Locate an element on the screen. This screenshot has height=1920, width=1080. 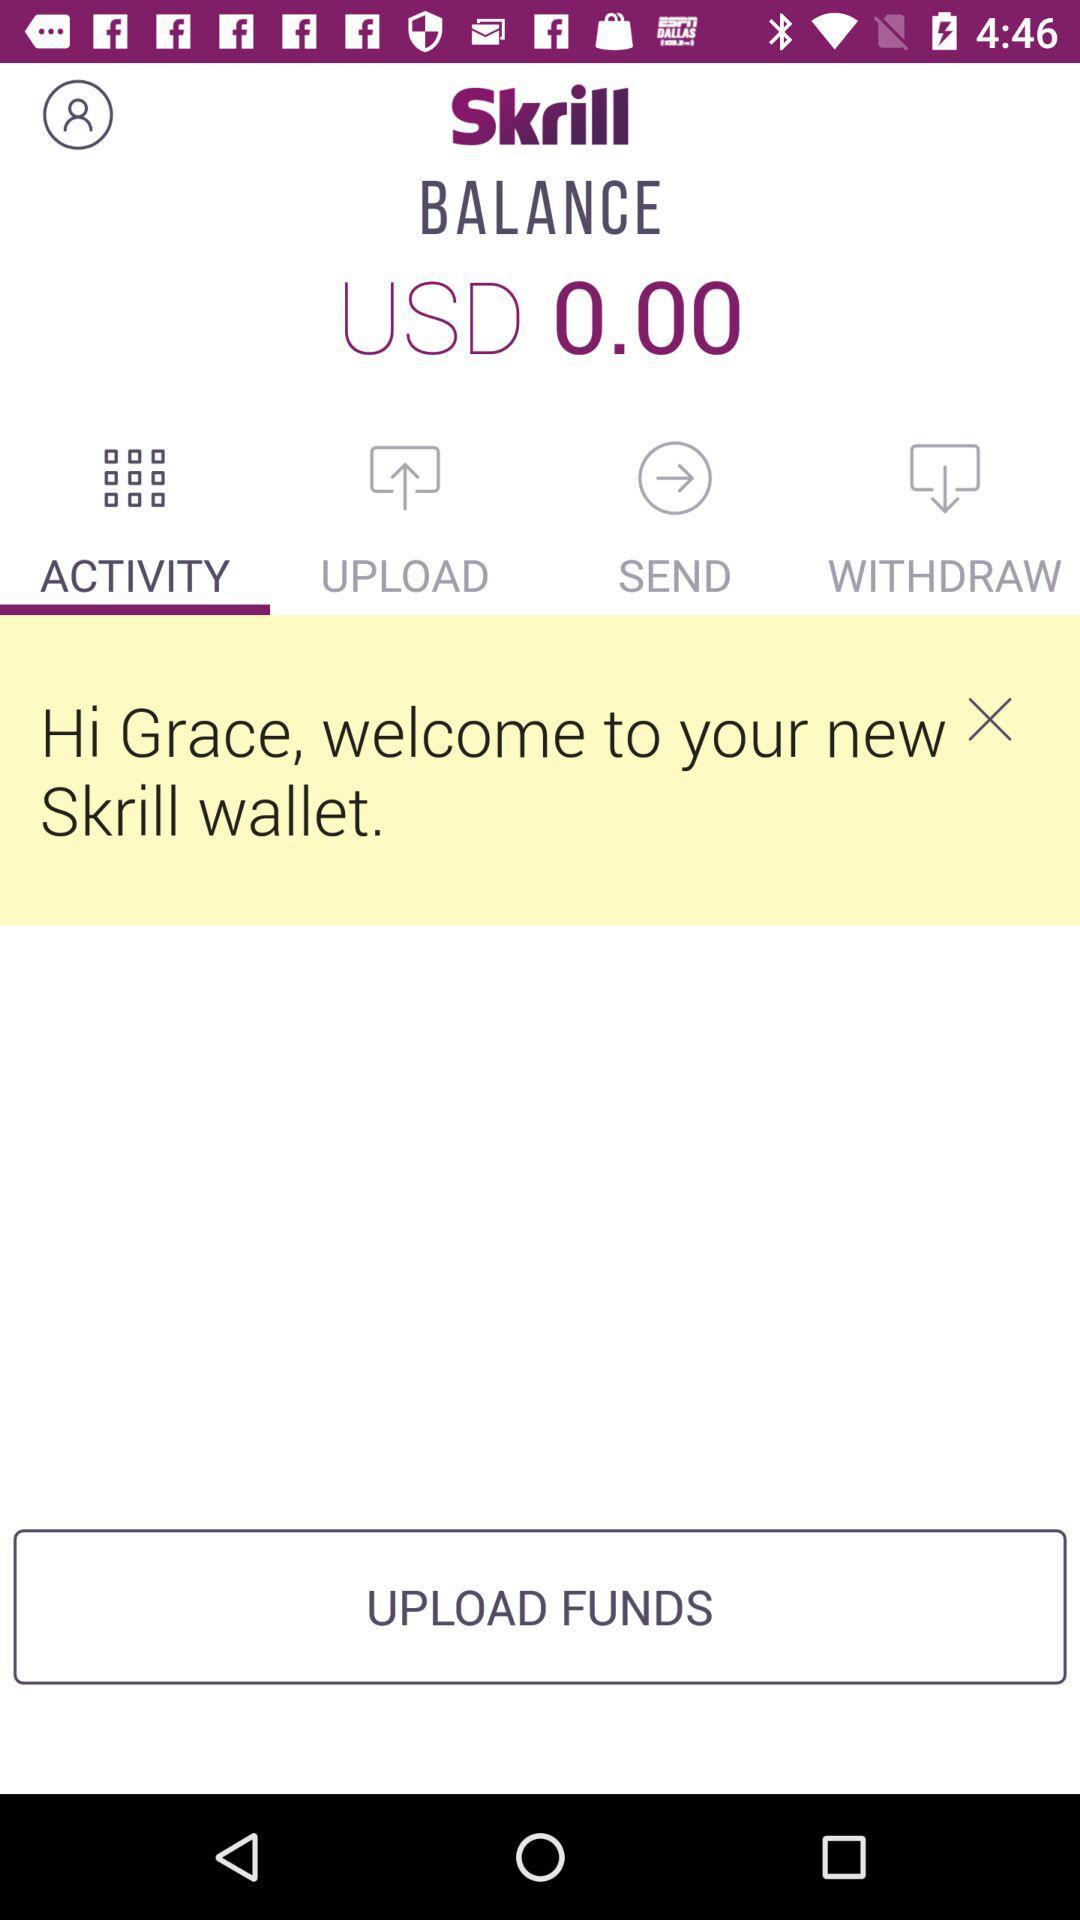
the icon below usd icon is located at coordinates (405, 477).